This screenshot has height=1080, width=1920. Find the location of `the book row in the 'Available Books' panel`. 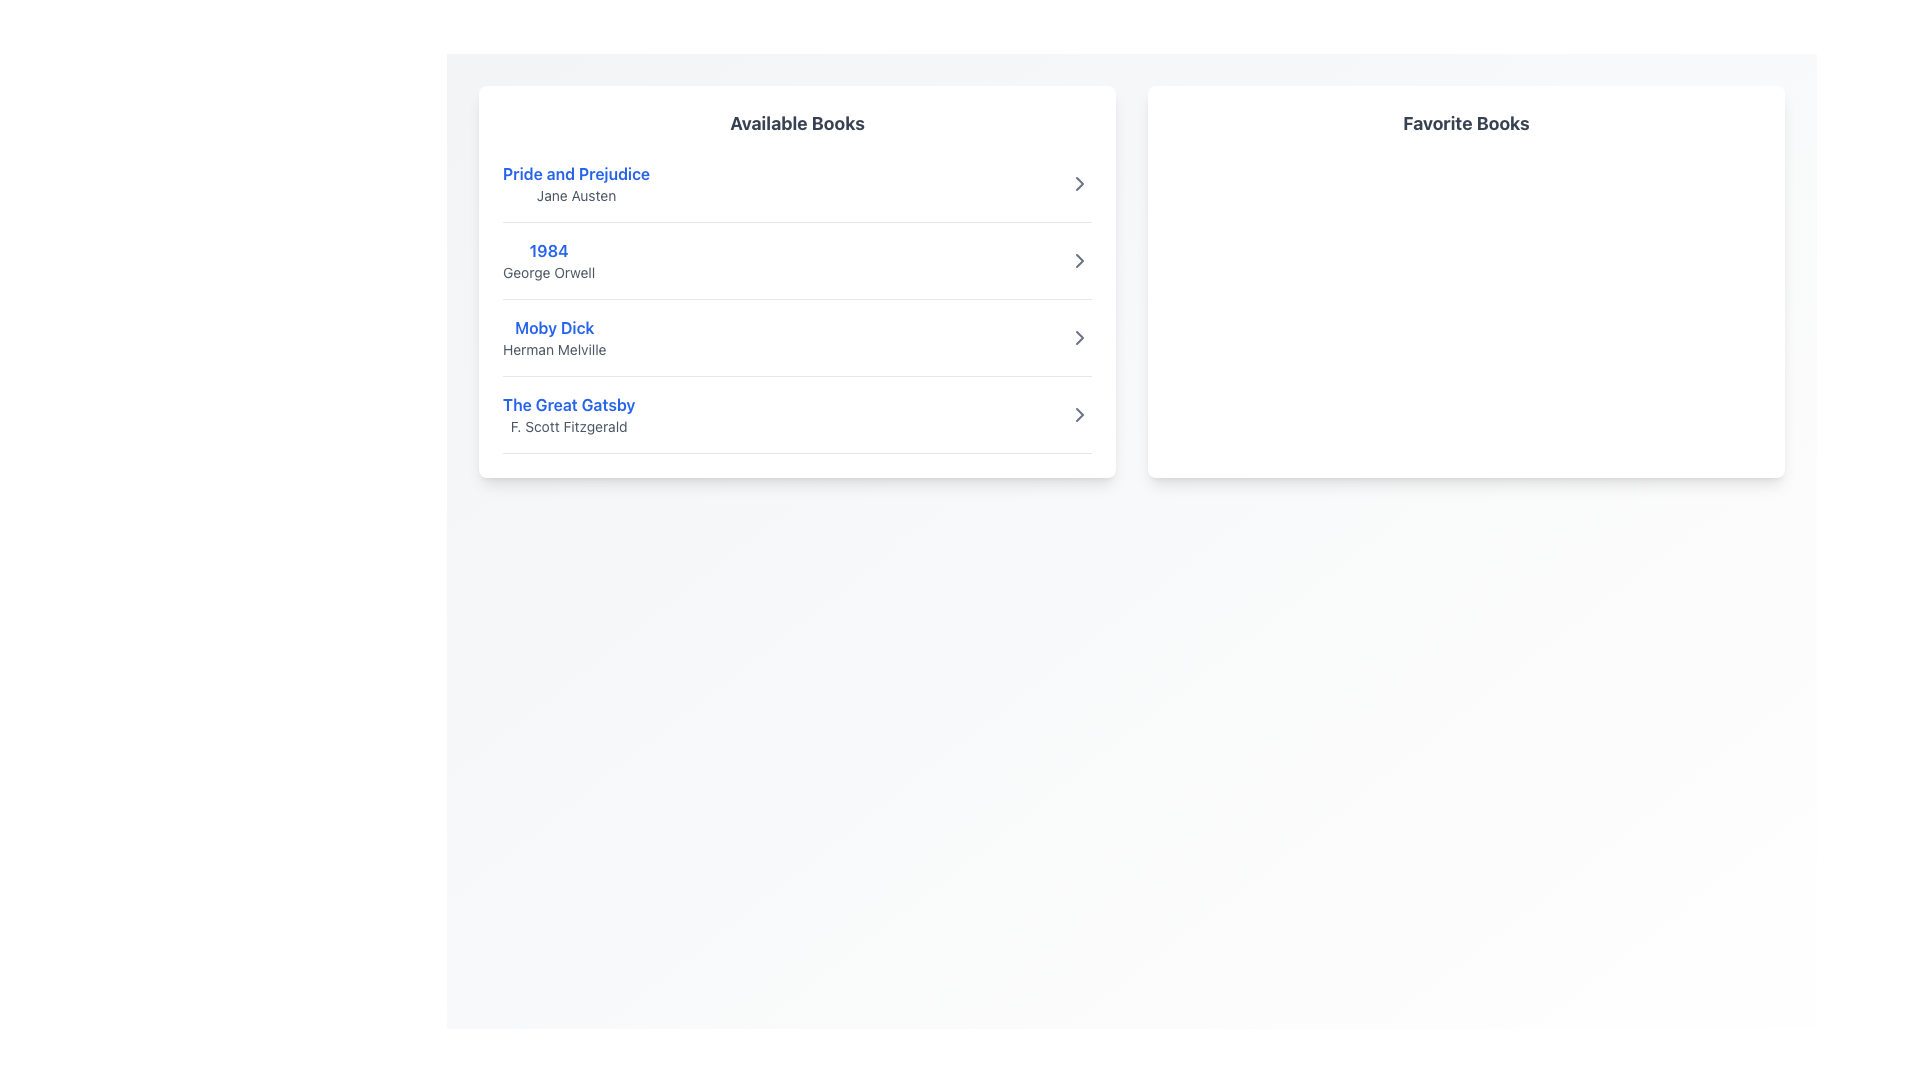

the book row in the 'Available Books' panel is located at coordinates (796, 281).